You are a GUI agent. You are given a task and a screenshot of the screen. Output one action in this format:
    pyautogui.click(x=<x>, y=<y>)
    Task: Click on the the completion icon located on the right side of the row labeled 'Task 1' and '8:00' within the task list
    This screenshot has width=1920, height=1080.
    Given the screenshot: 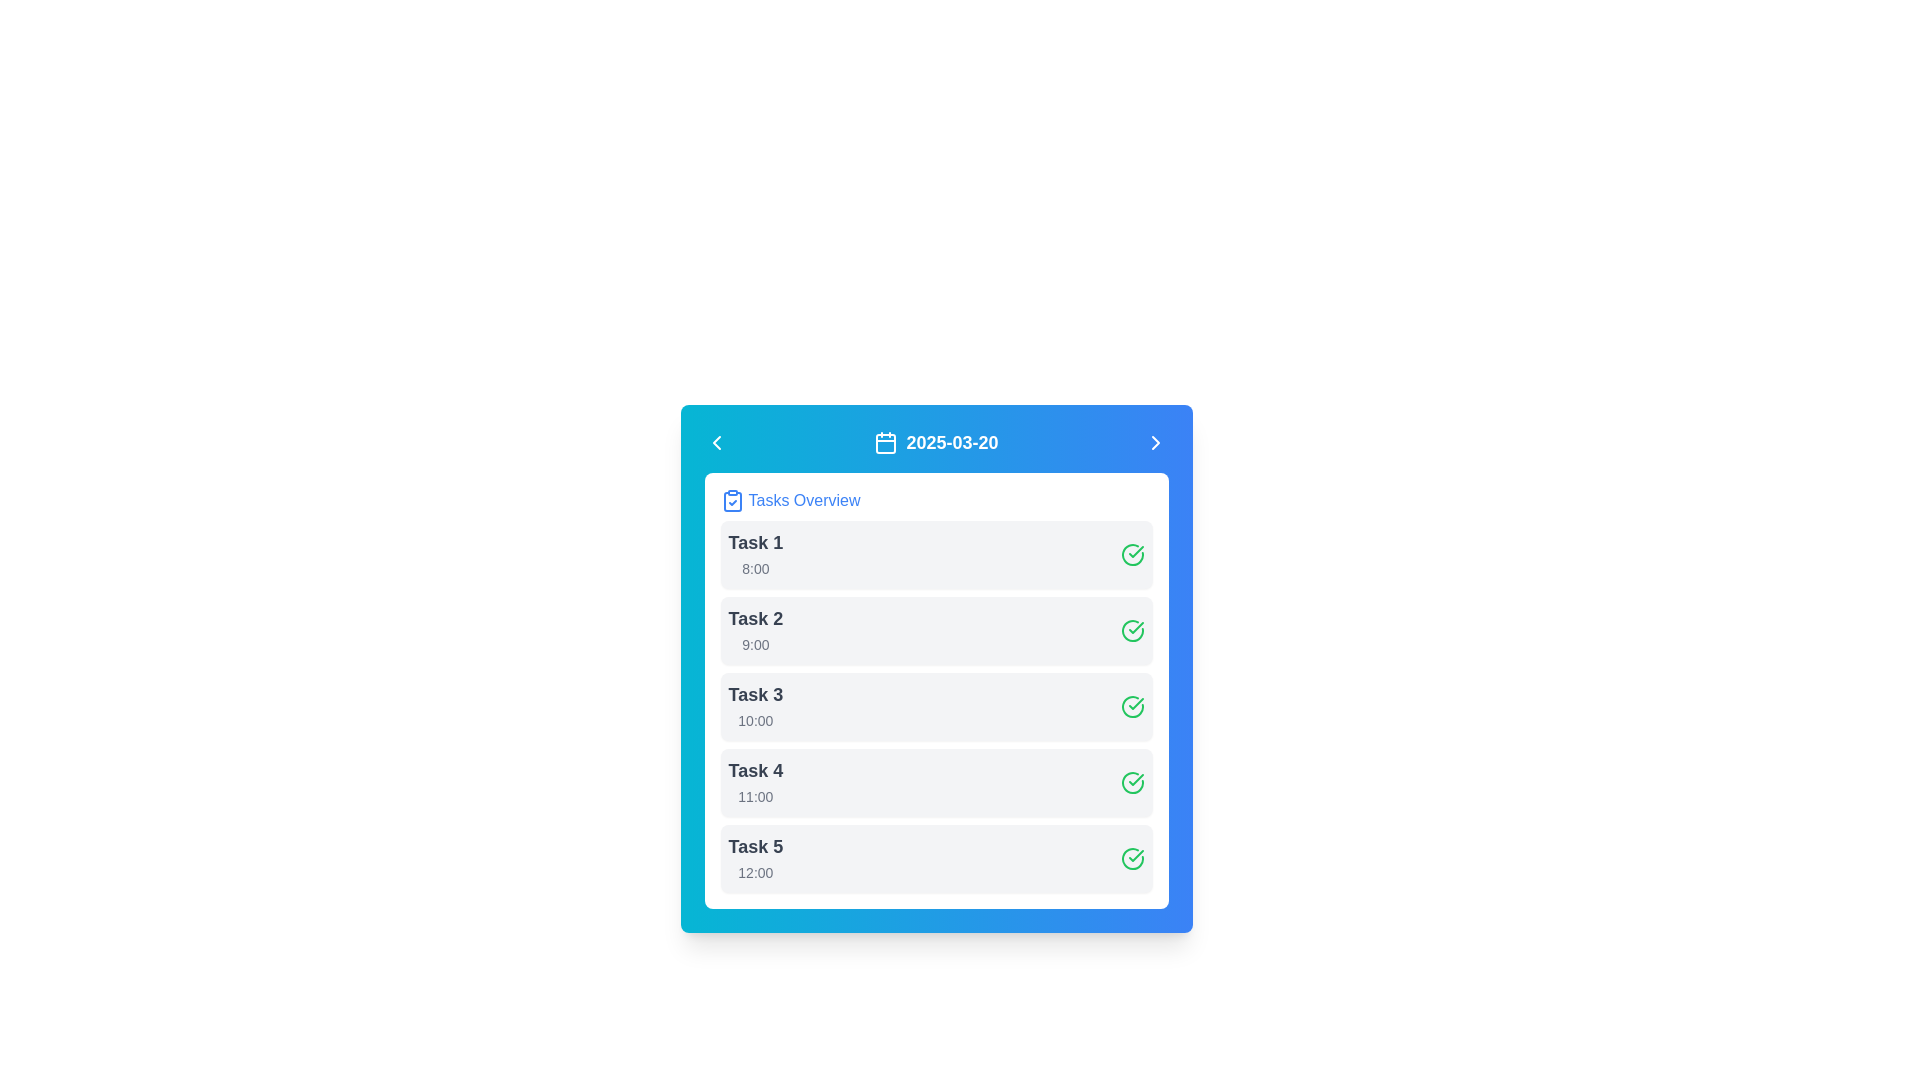 What is the action you would take?
    pyautogui.click(x=1132, y=555)
    